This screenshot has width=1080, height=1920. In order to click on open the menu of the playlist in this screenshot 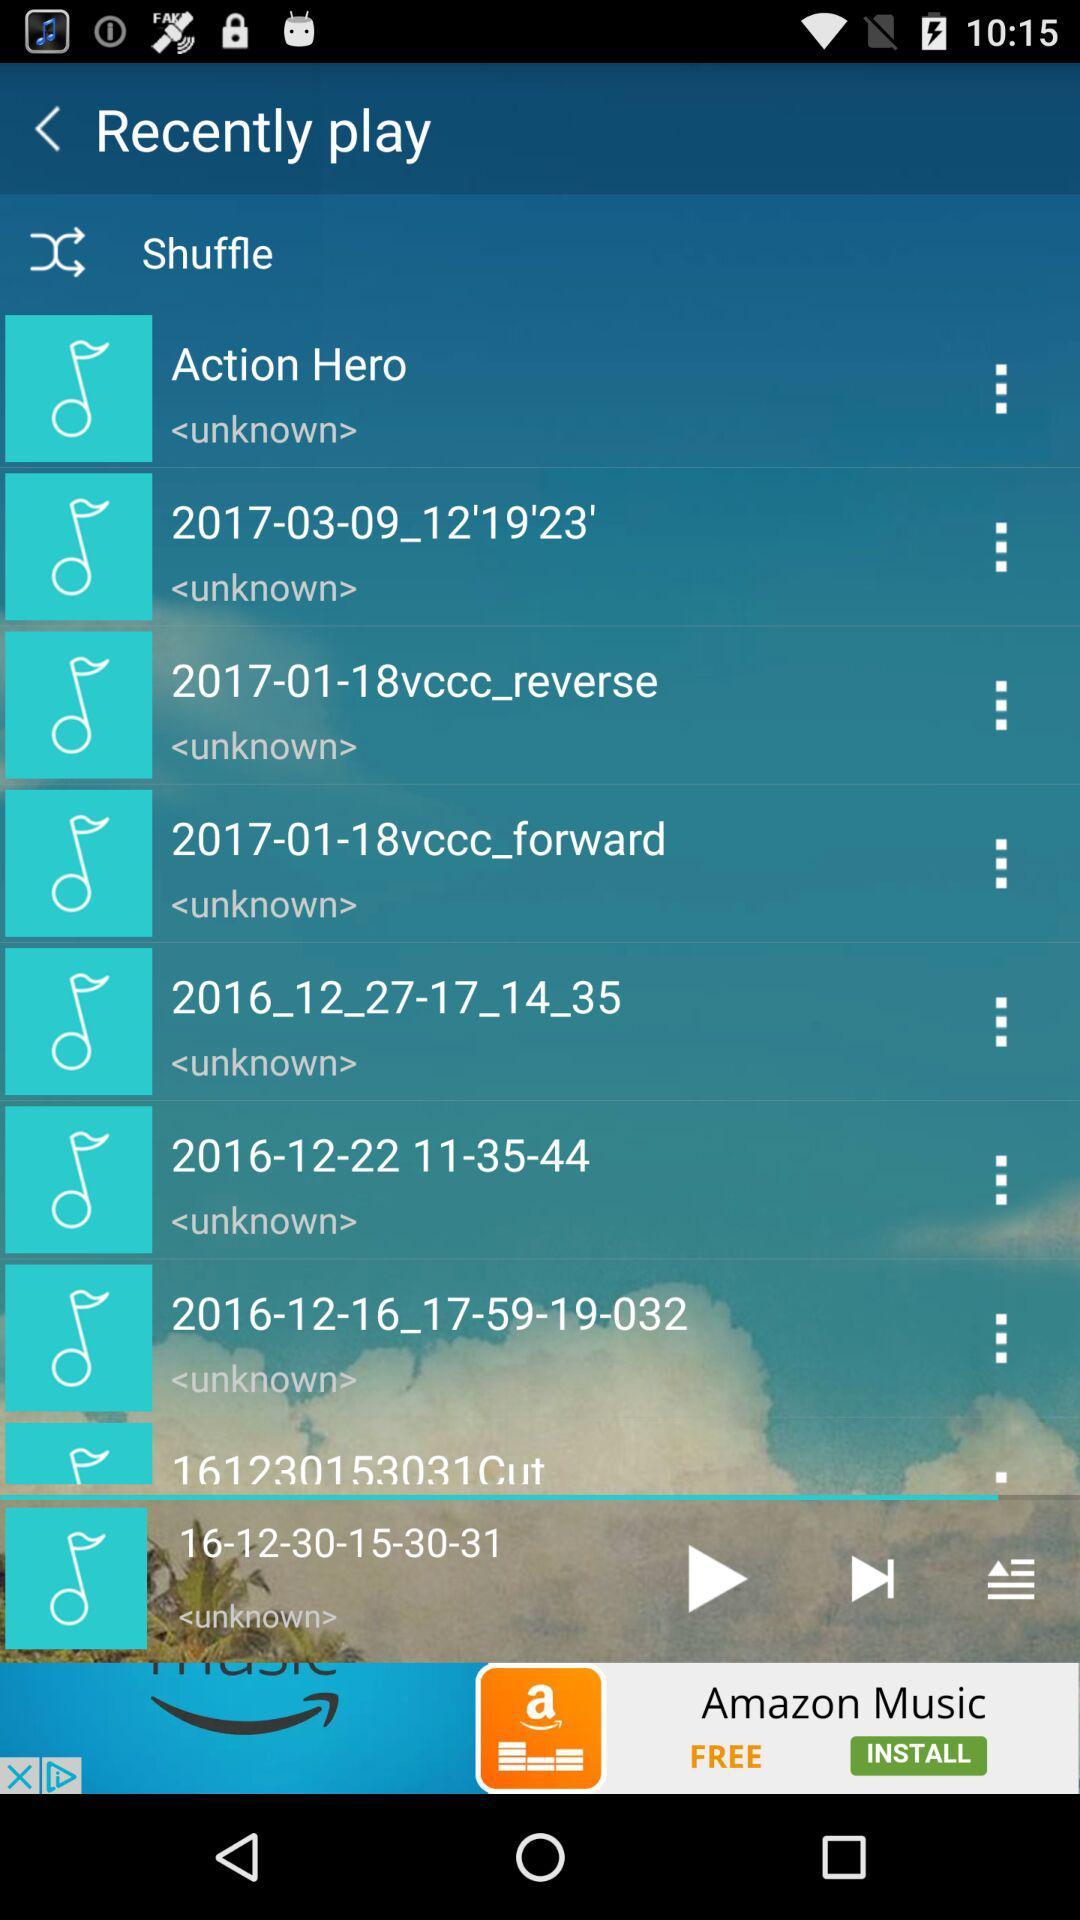, I will do `click(1010, 1577)`.